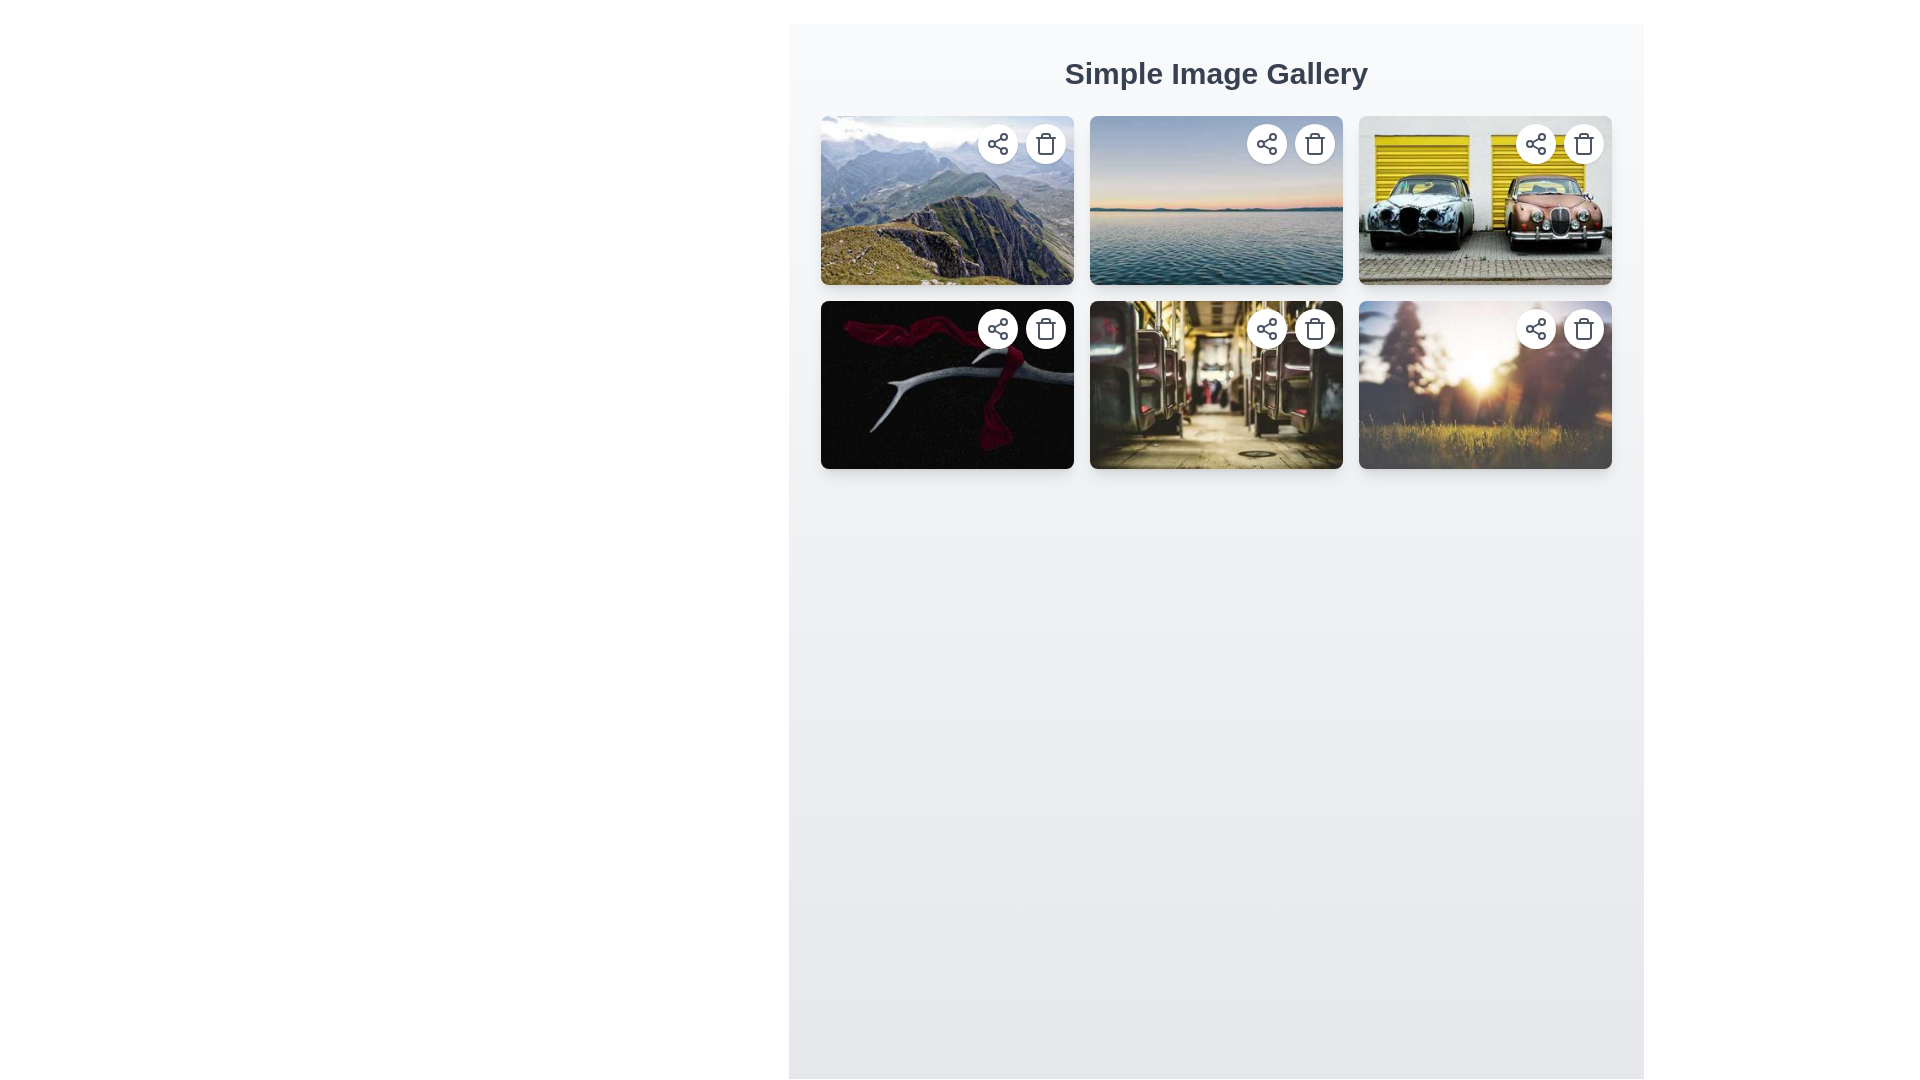  What do you see at coordinates (946, 385) in the screenshot?
I see `to select the image tile with a vivid design showing a red ribbon against a black background, located in the first position of the second row of a 2x3 grid layout` at bounding box center [946, 385].